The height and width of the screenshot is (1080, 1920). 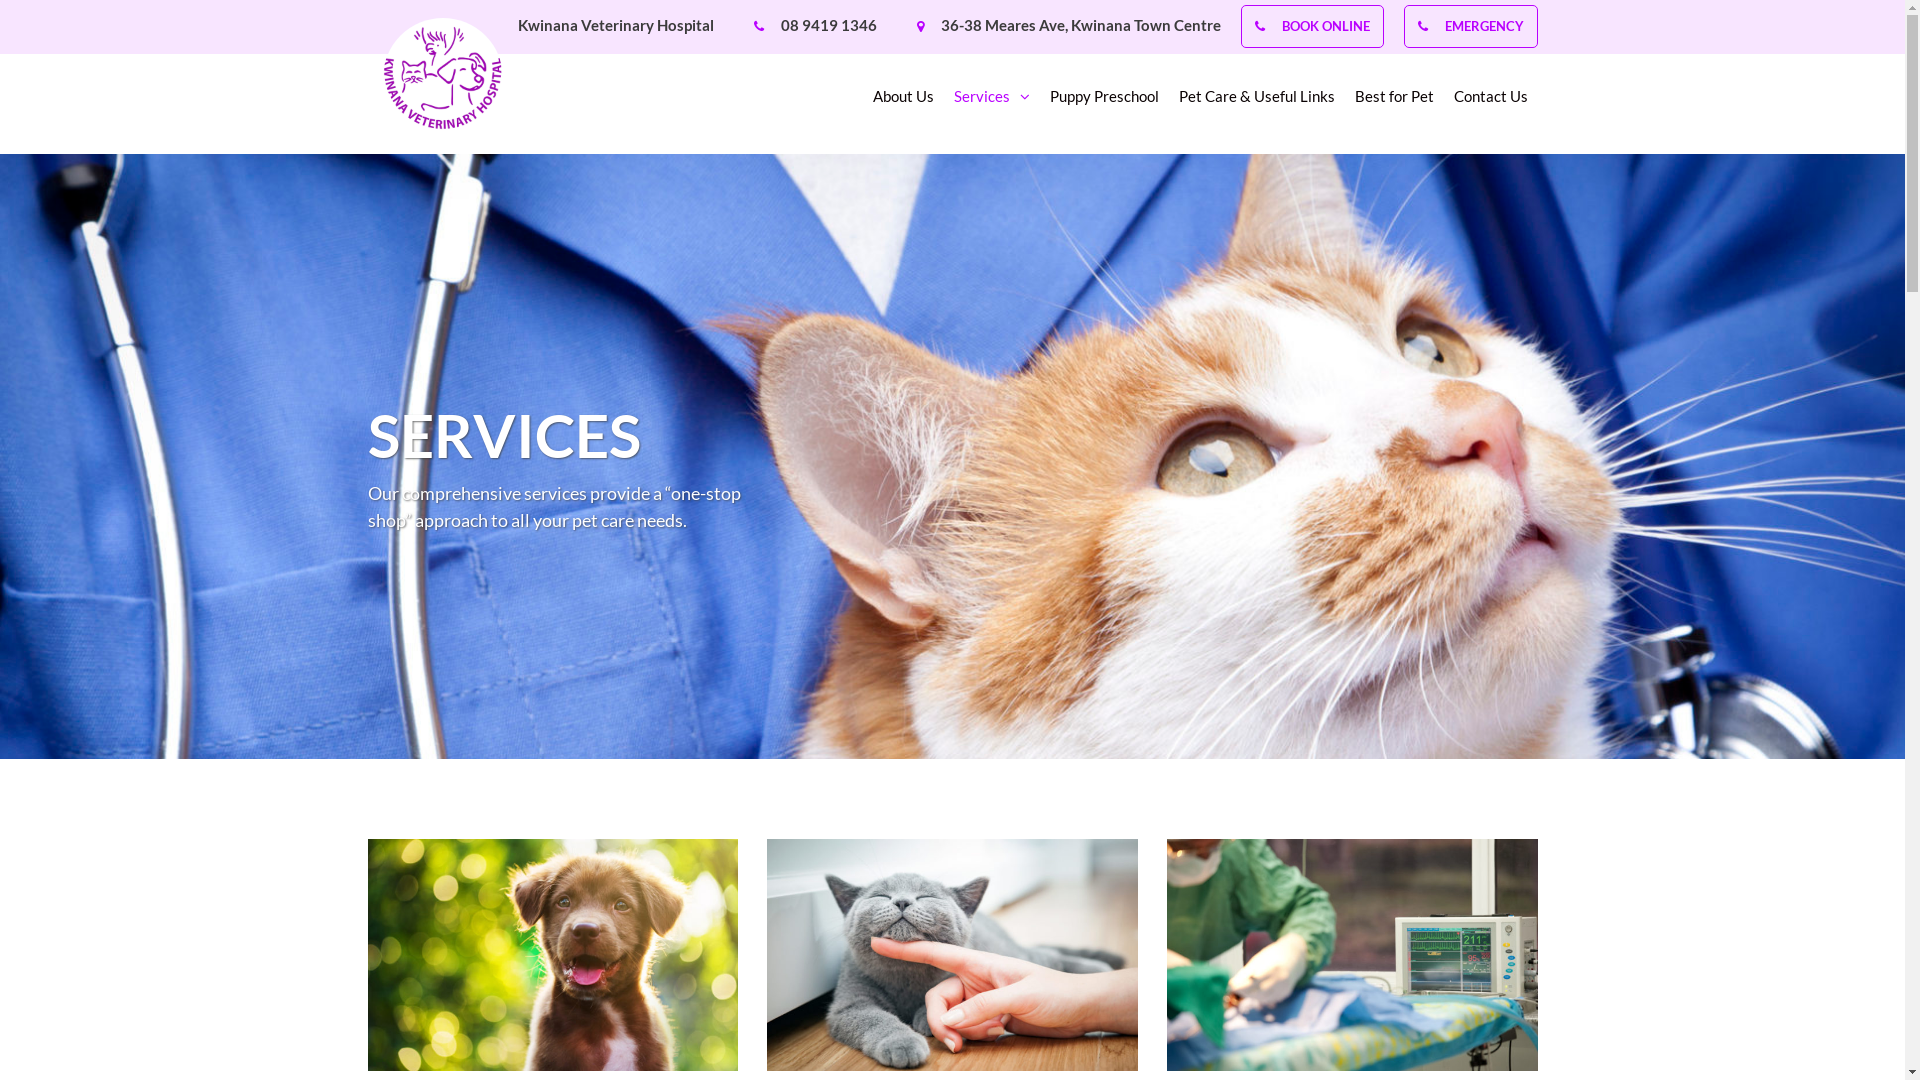 I want to click on '08 9419 1346', so click(x=778, y=24).